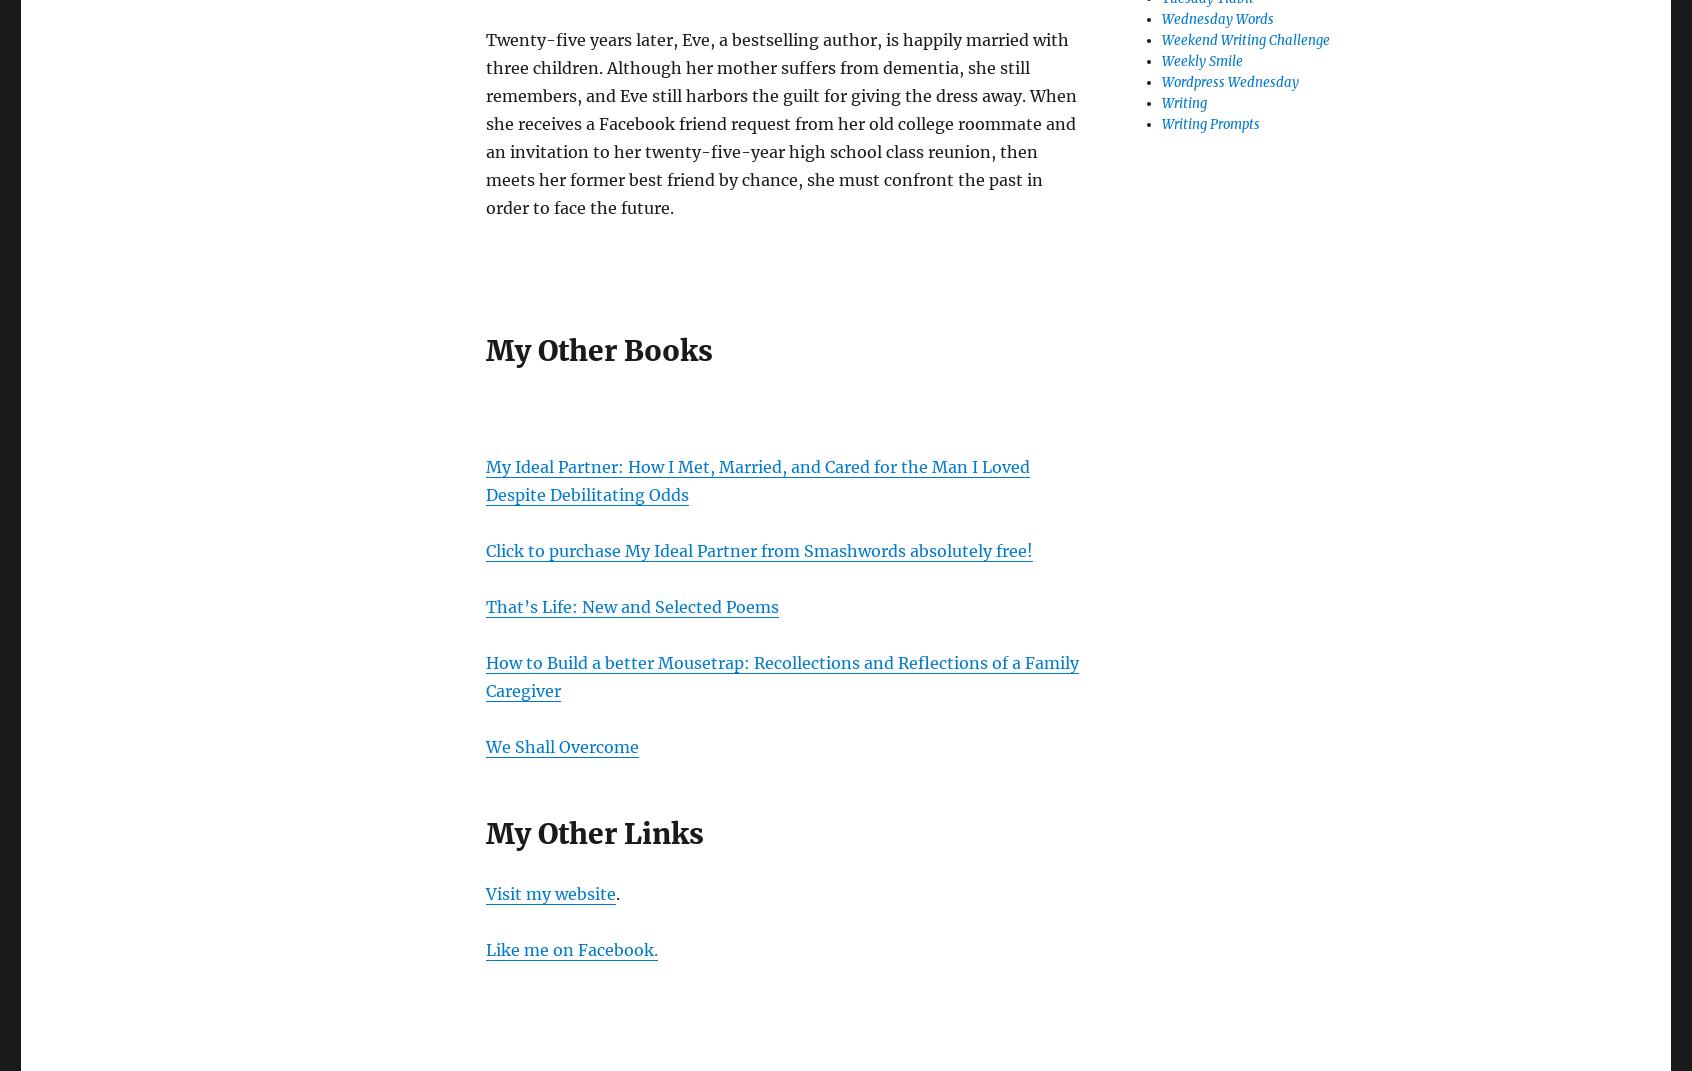 The width and height of the screenshot is (1692, 1071). What do you see at coordinates (484, 675) in the screenshot?
I see `'How to Build a better Mousetrap: Recollections and Reflections of a Family Caregiver'` at bounding box center [484, 675].